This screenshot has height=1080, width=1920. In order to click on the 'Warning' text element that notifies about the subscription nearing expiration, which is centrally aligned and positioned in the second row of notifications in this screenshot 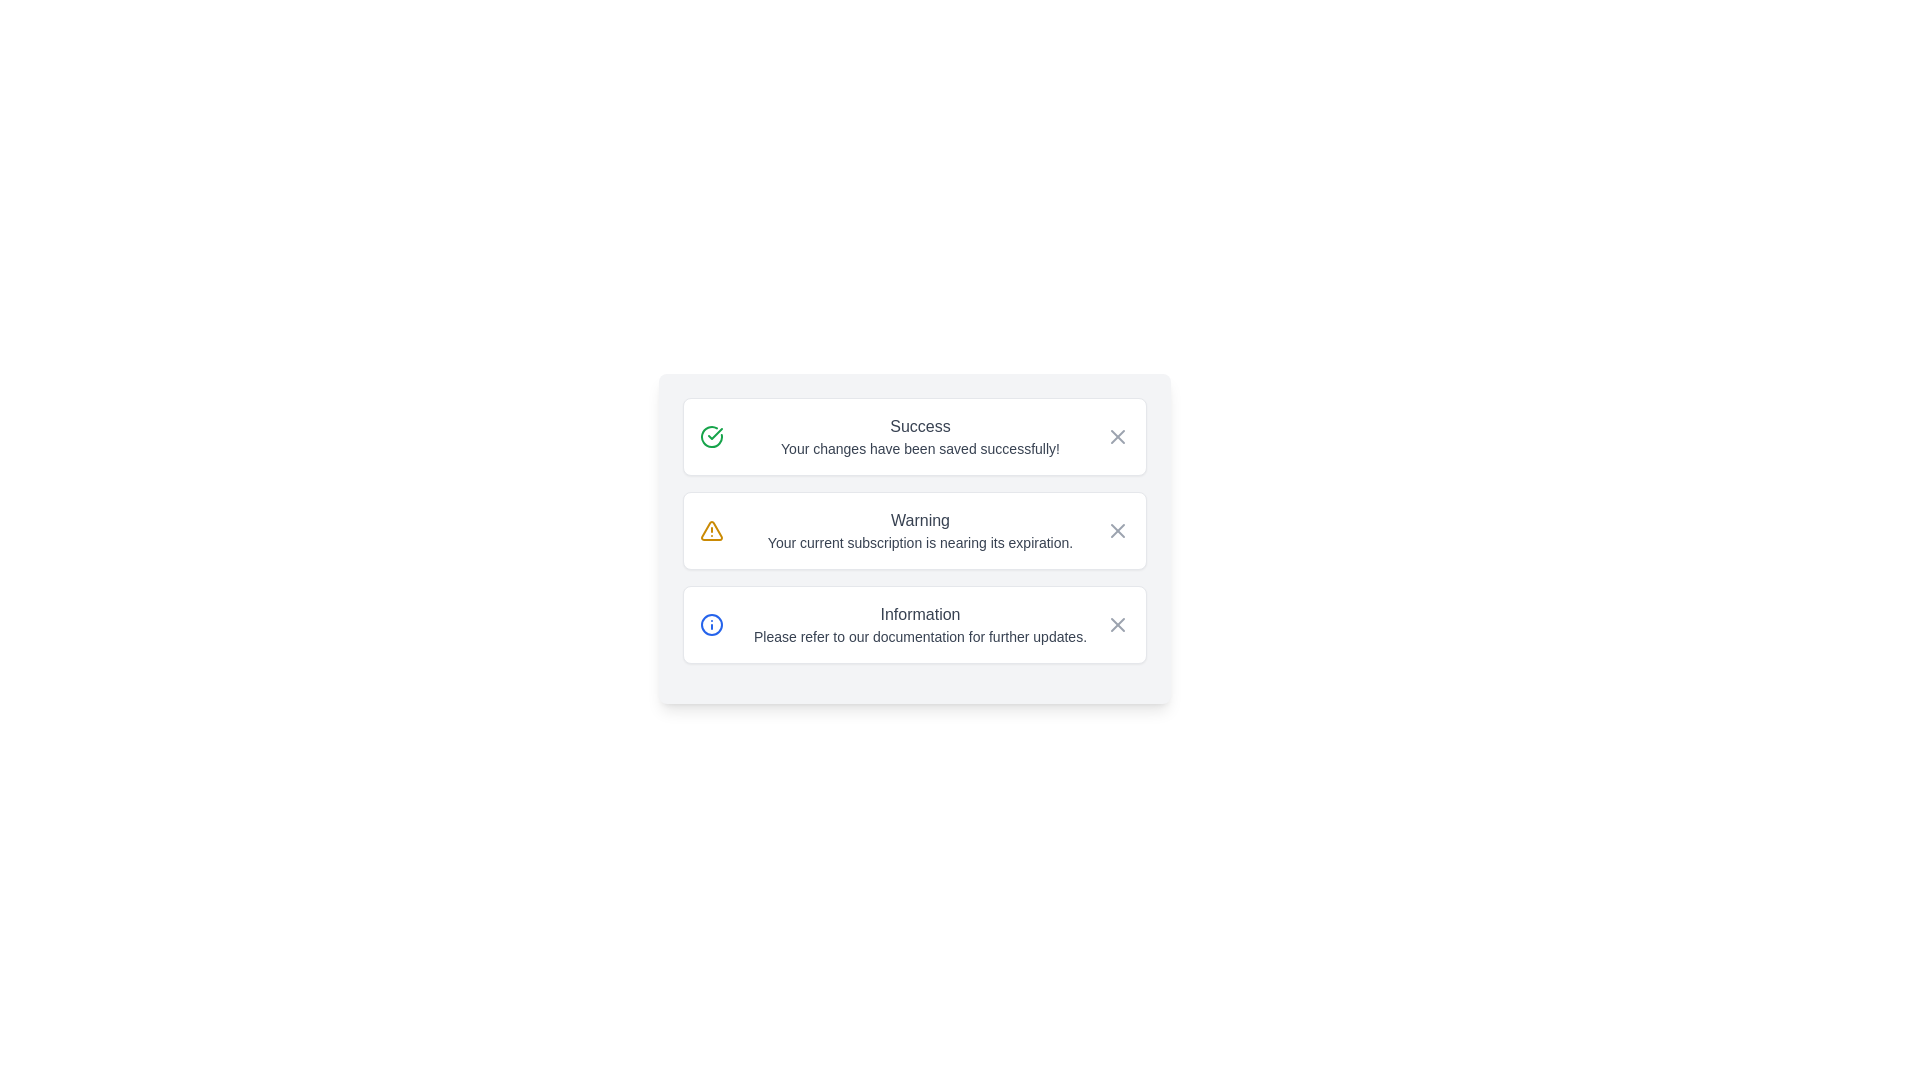, I will do `click(919, 530)`.